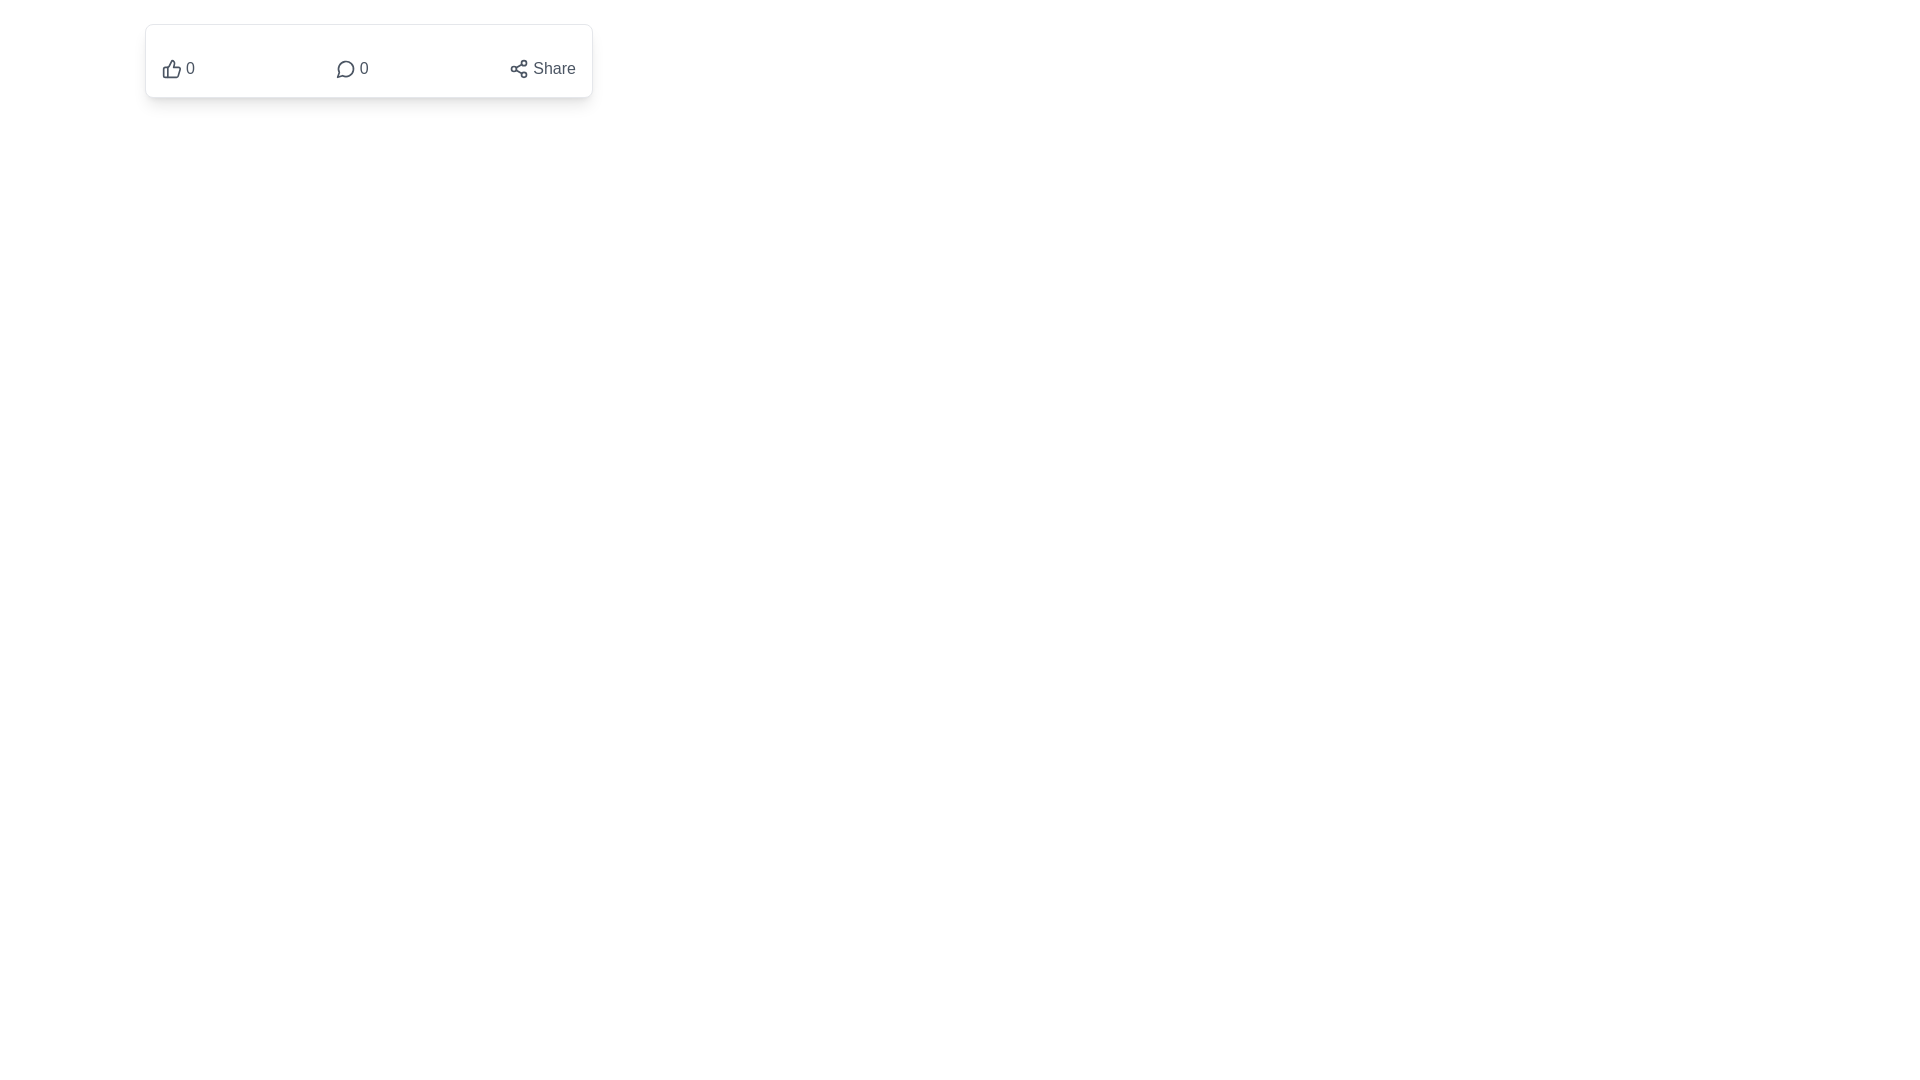 The height and width of the screenshot is (1080, 1920). I want to click on the 'Share' button, which features a network icon and gray text that darkens on hover, located at the rightmost position in the control bar, so click(542, 68).